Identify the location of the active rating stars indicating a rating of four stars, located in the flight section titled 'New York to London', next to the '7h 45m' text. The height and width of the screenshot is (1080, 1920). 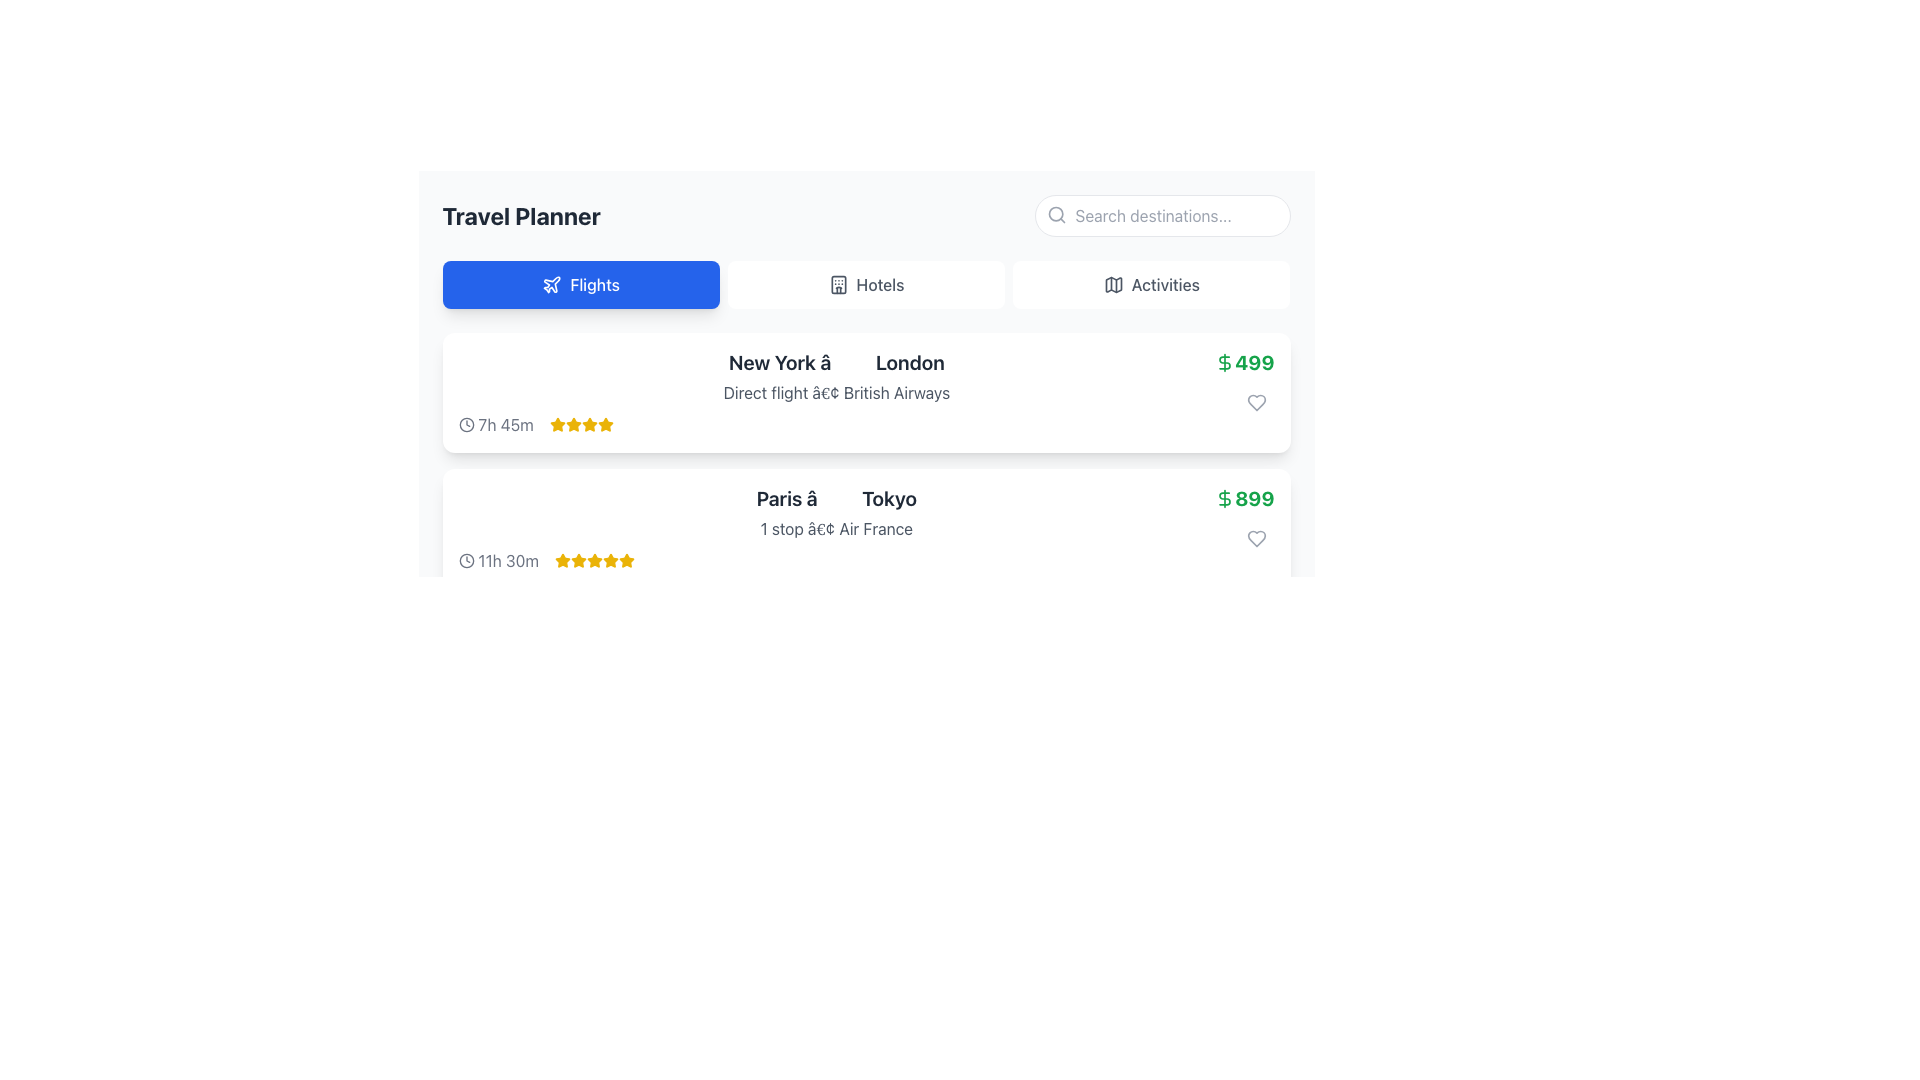
(580, 423).